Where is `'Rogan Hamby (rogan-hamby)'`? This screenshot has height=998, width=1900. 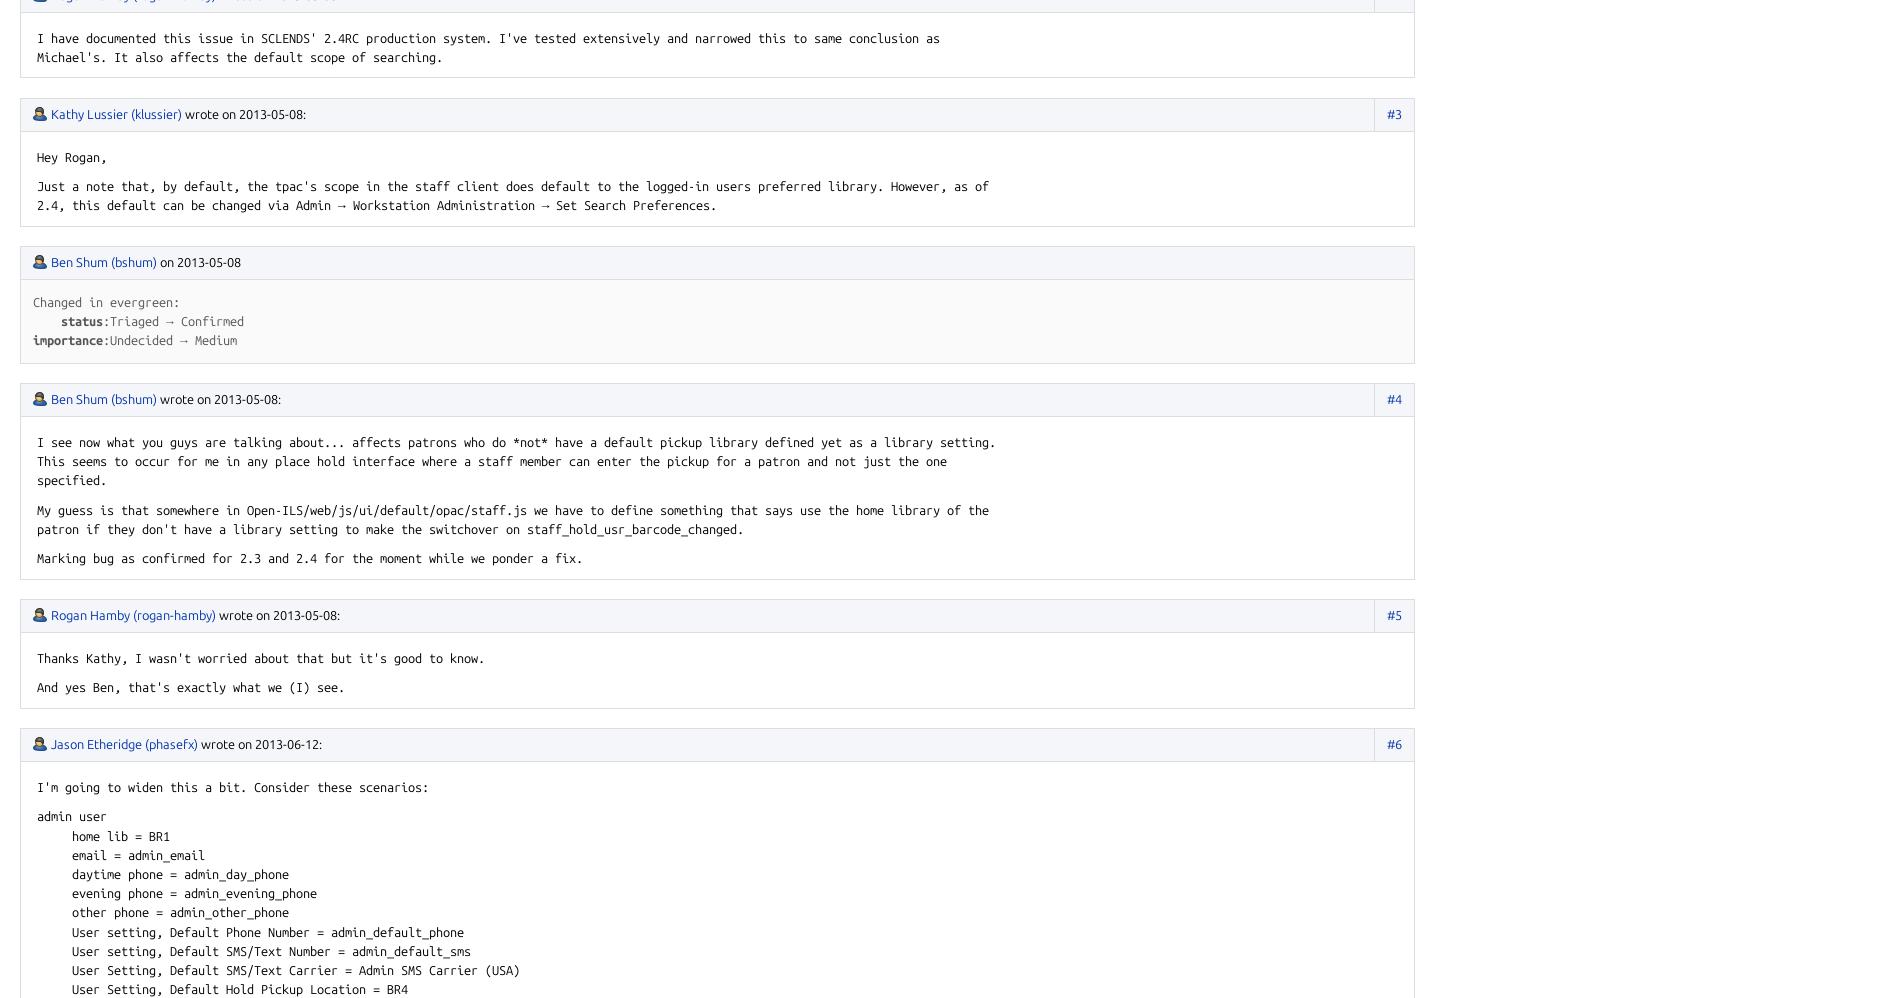 'Rogan Hamby (rogan-hamby)' is located at coordinates (50, 614).